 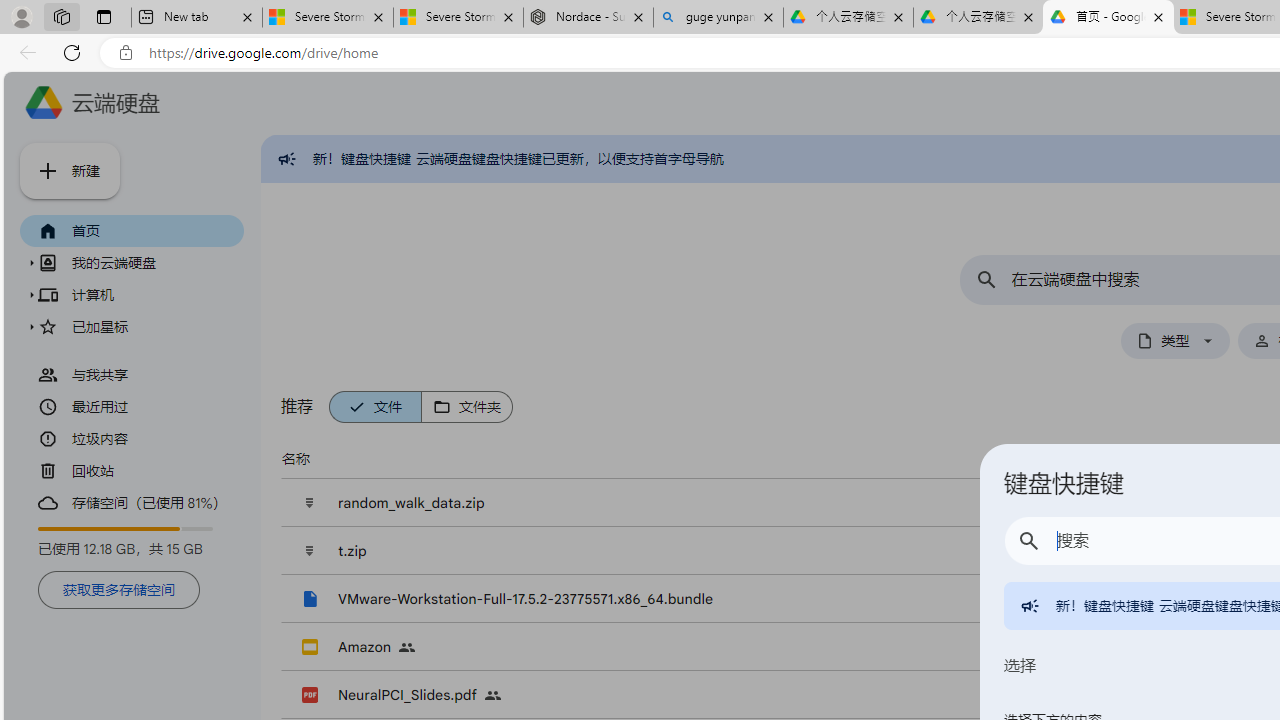 I want to click on 'Nordace - Summer Adventures 2024', so click(x=587, y=17).